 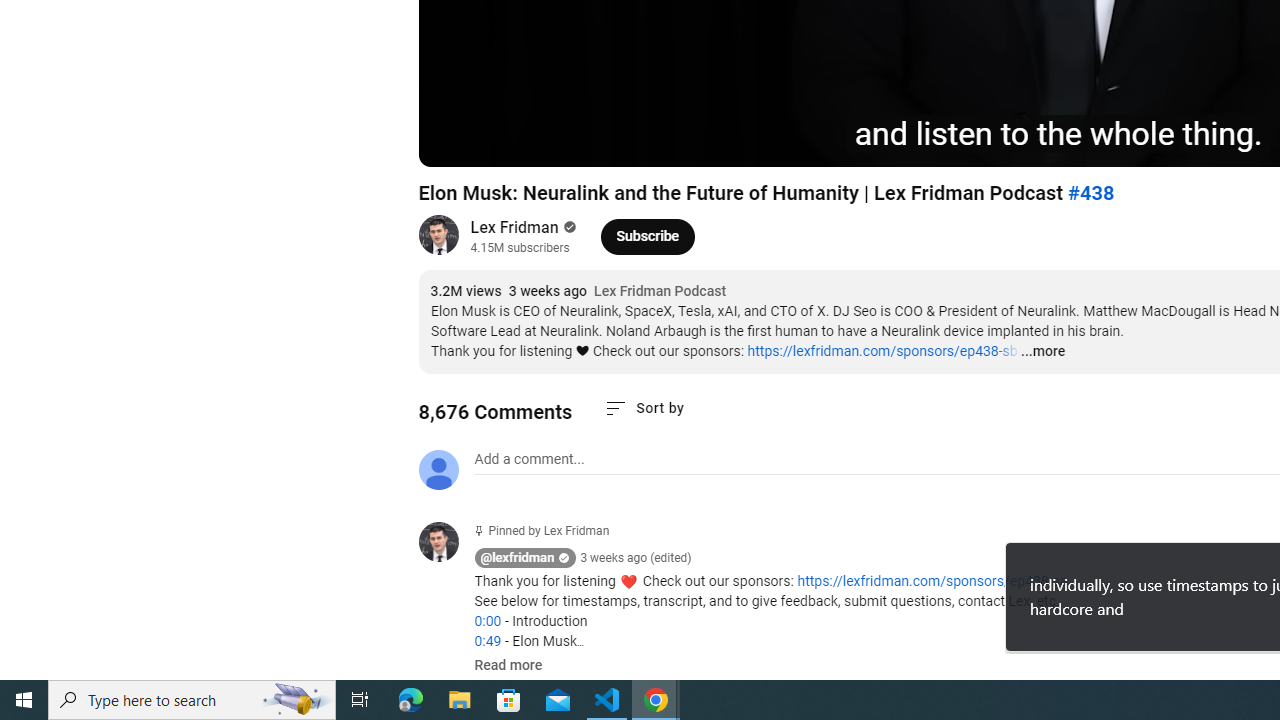 What do you see at coordinates (635, 558) in the screenshot?
I see `'3 weeks ago (edited)'` at bounding box center [635, 558].